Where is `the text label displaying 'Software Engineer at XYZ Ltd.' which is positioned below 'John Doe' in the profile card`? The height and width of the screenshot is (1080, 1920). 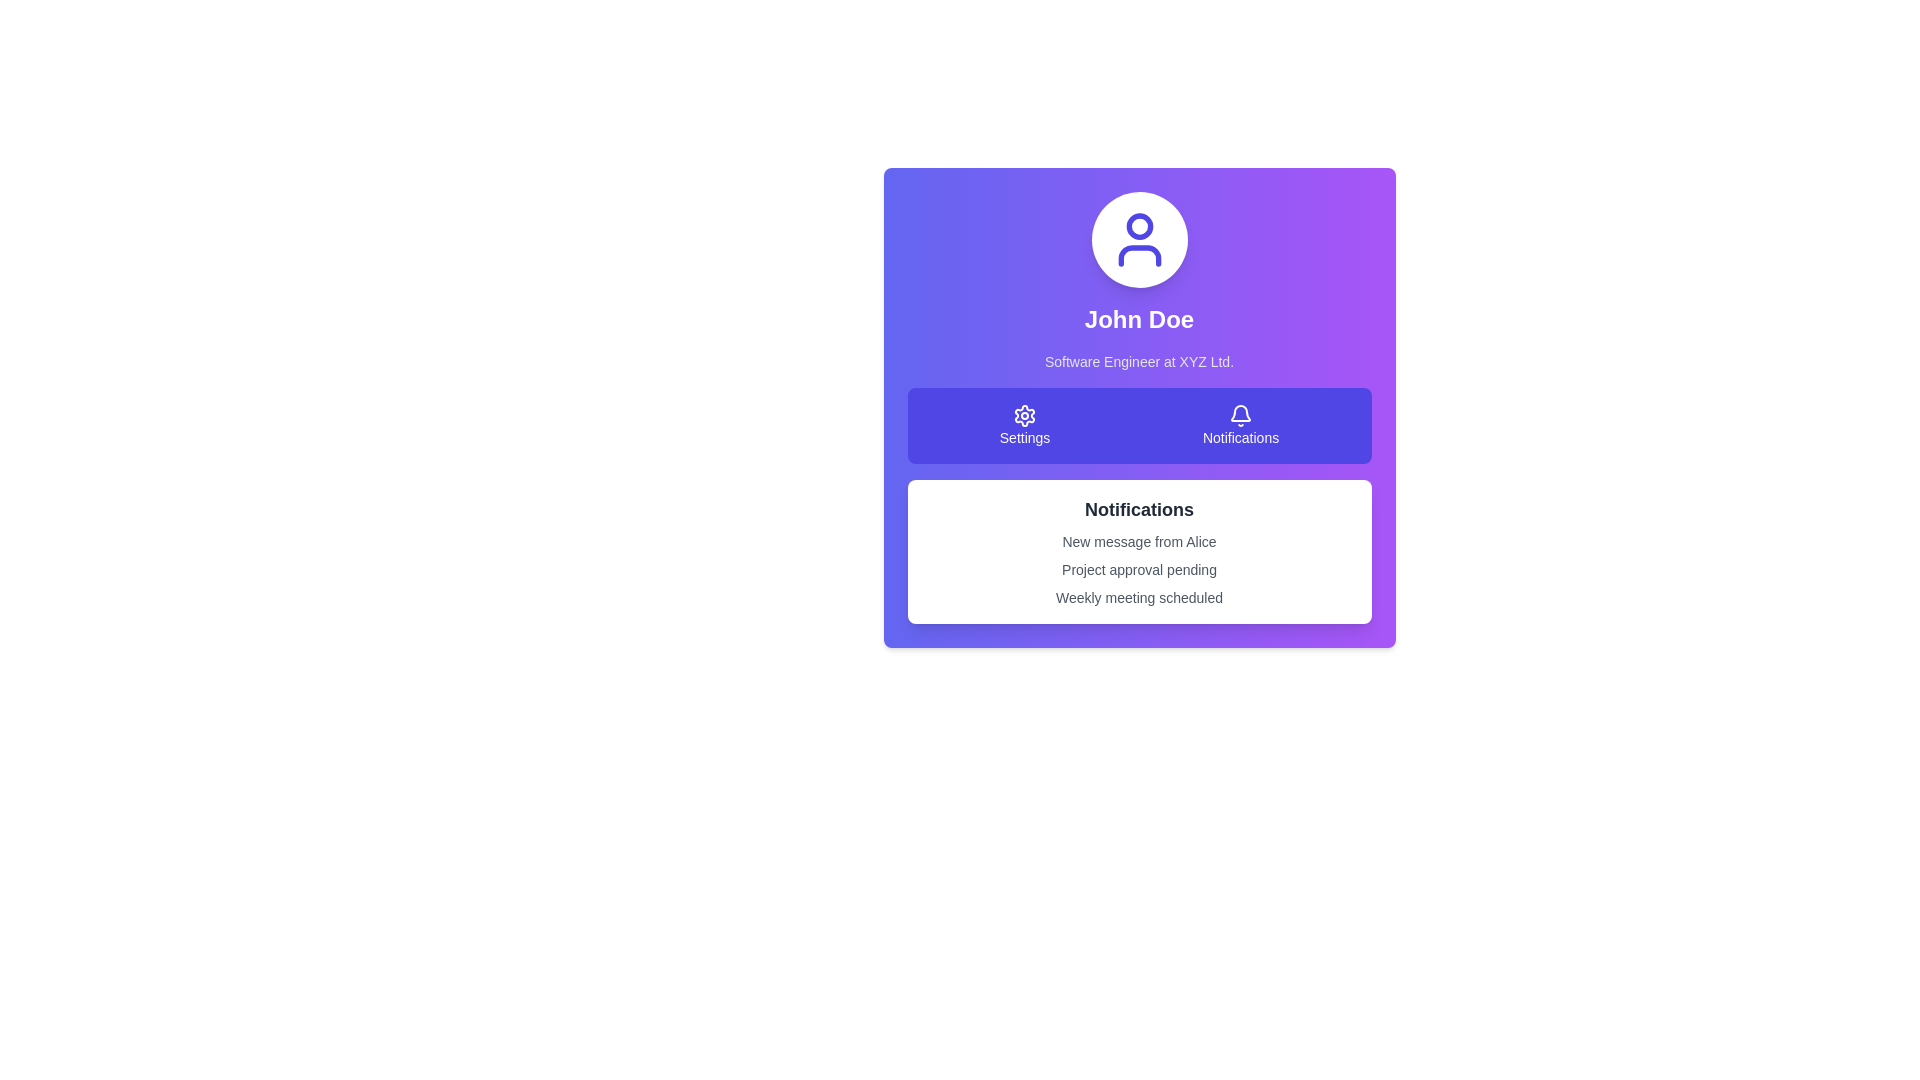
the text label displaying 'Software Engineer at XYZ Ltd.' which is positioned below 'John Doe' in the profile card is located at coordinates (1139, 362).